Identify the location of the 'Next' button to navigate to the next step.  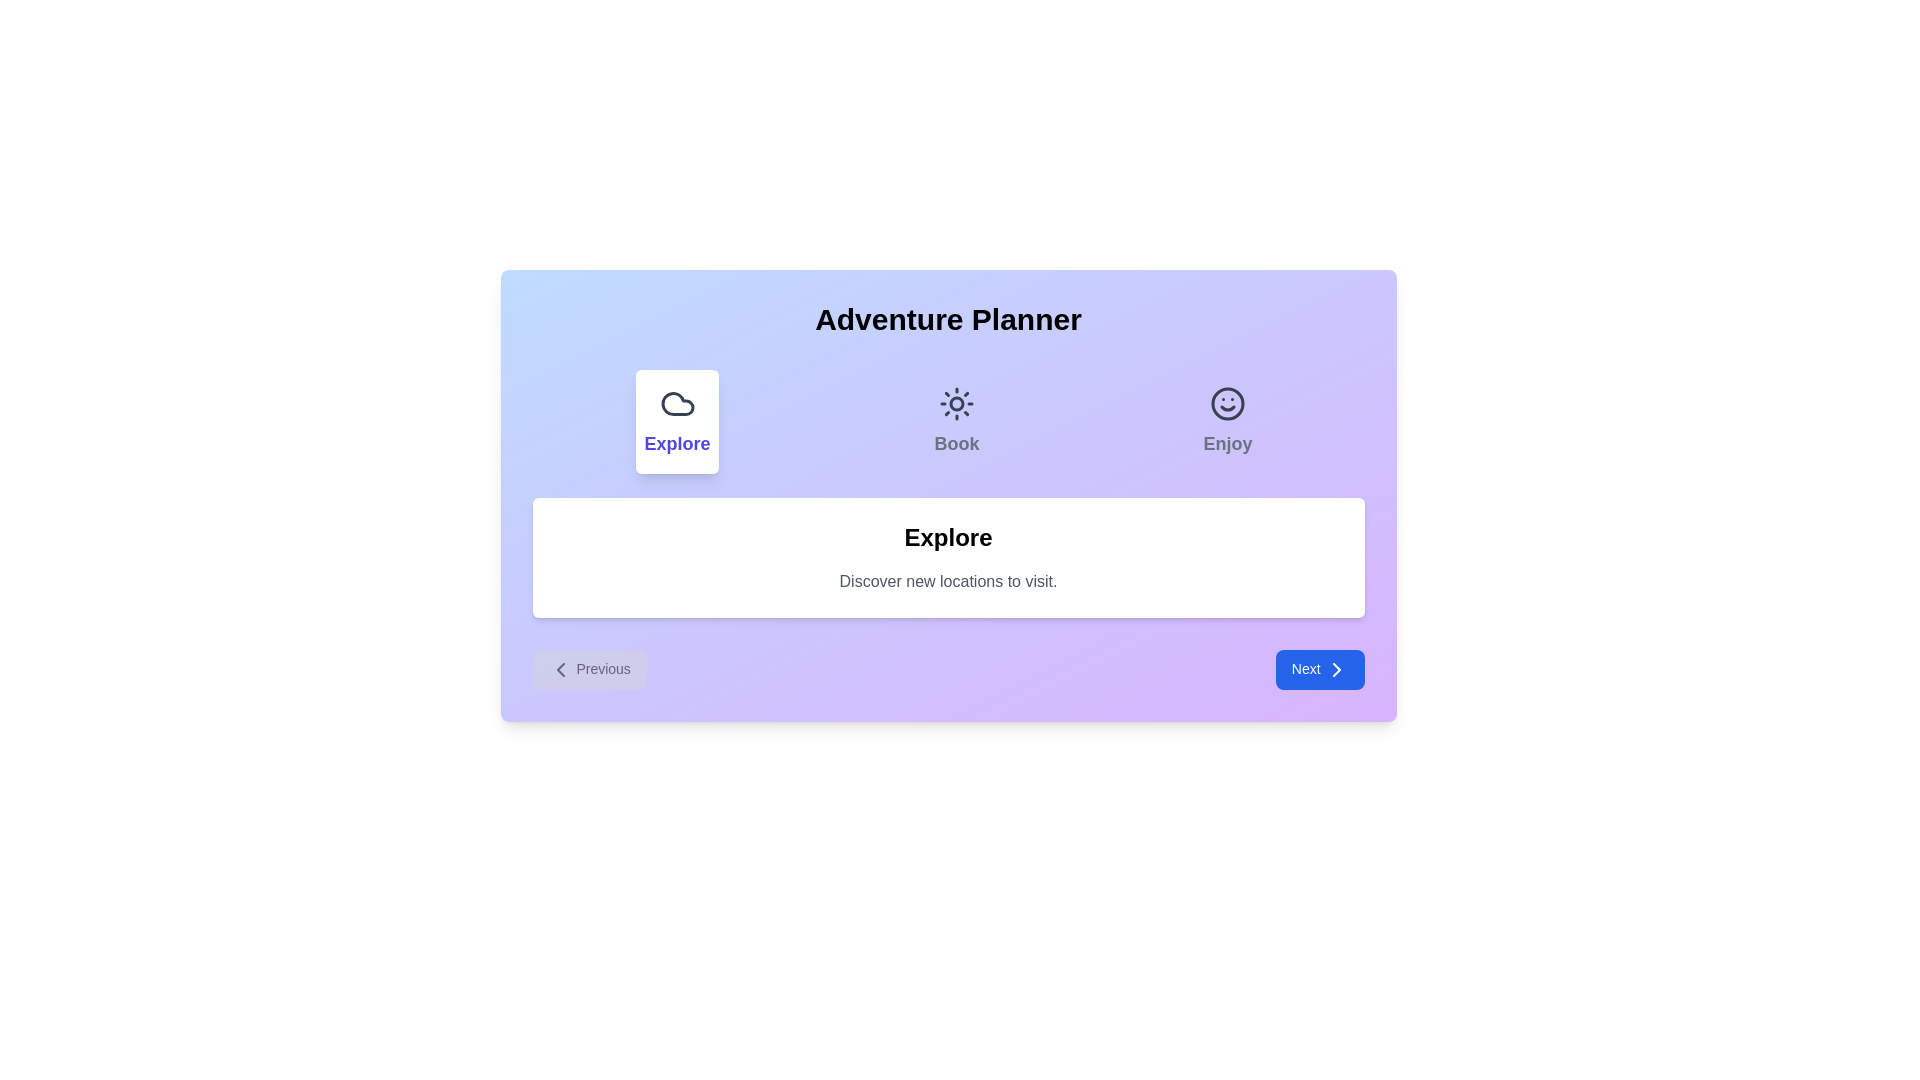
(1320, 670).